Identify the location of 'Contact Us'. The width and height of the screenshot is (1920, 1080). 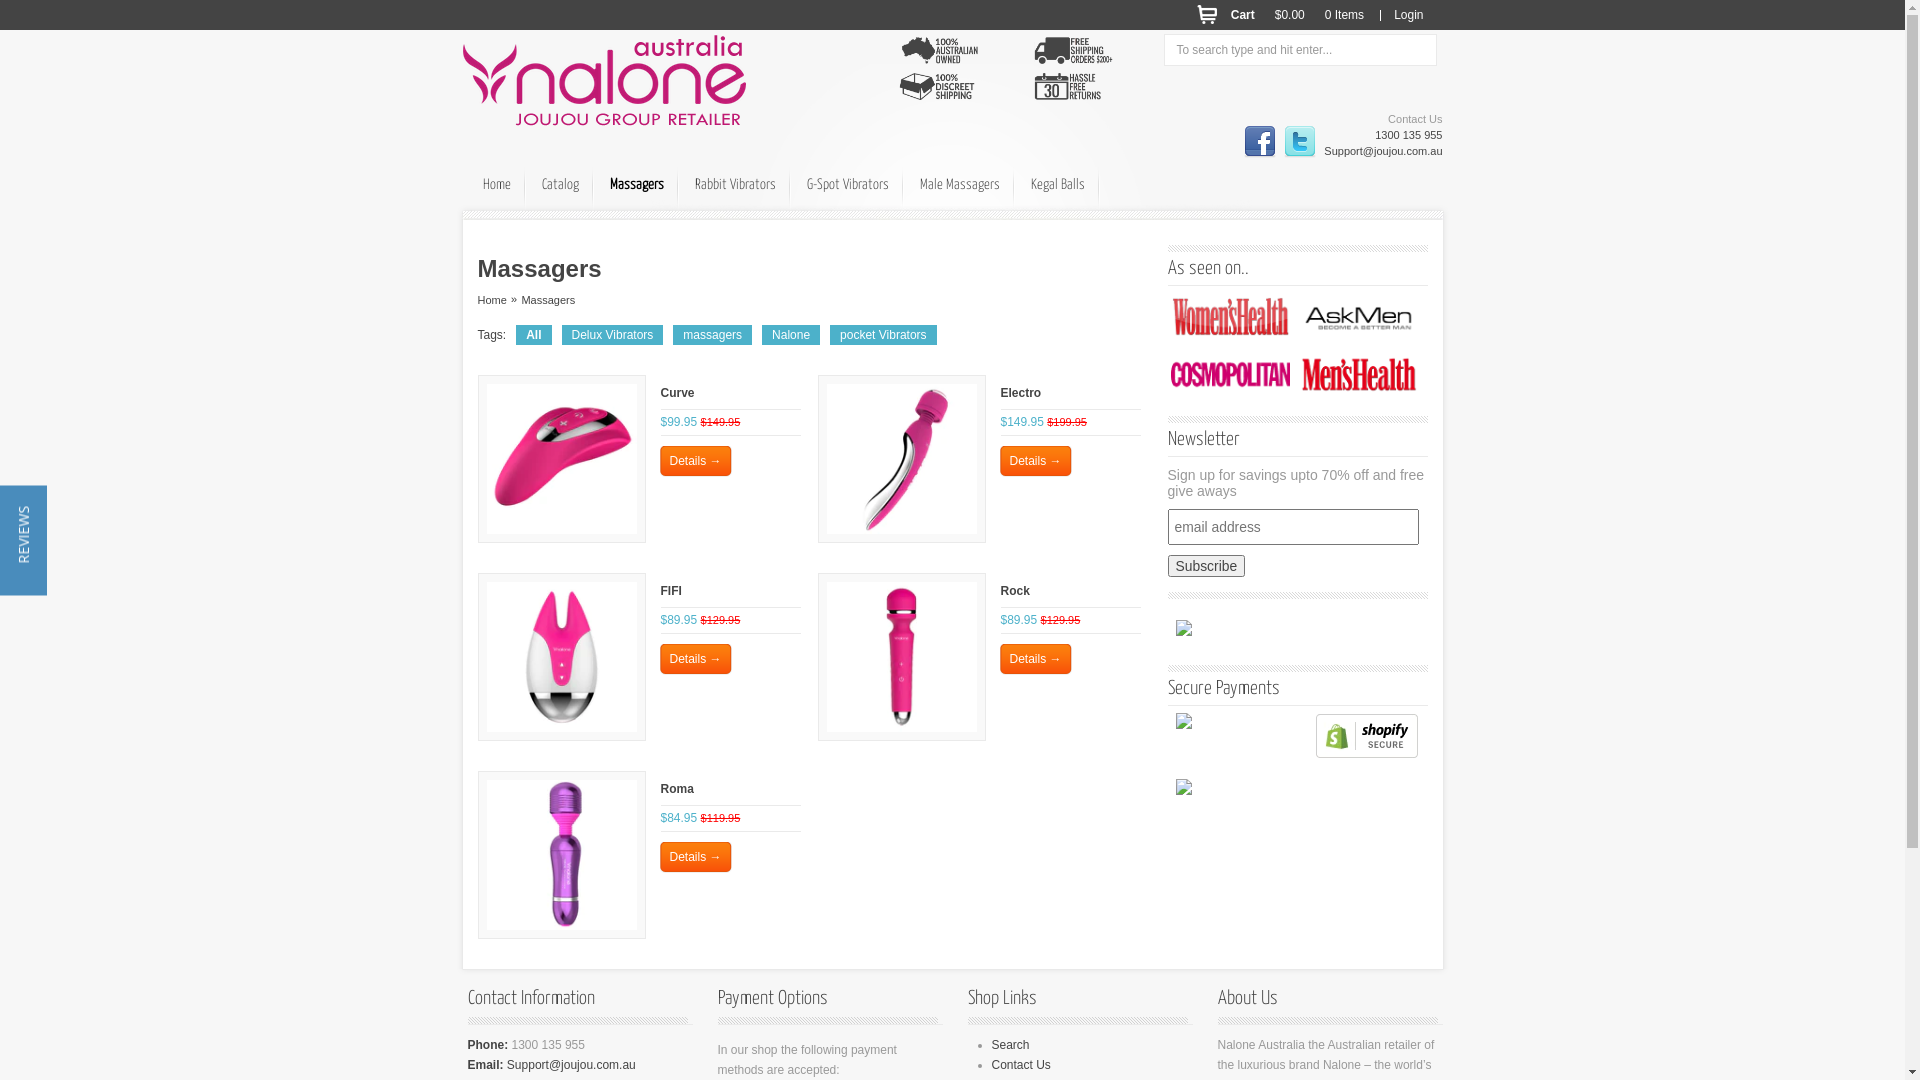
(1021, 1063).